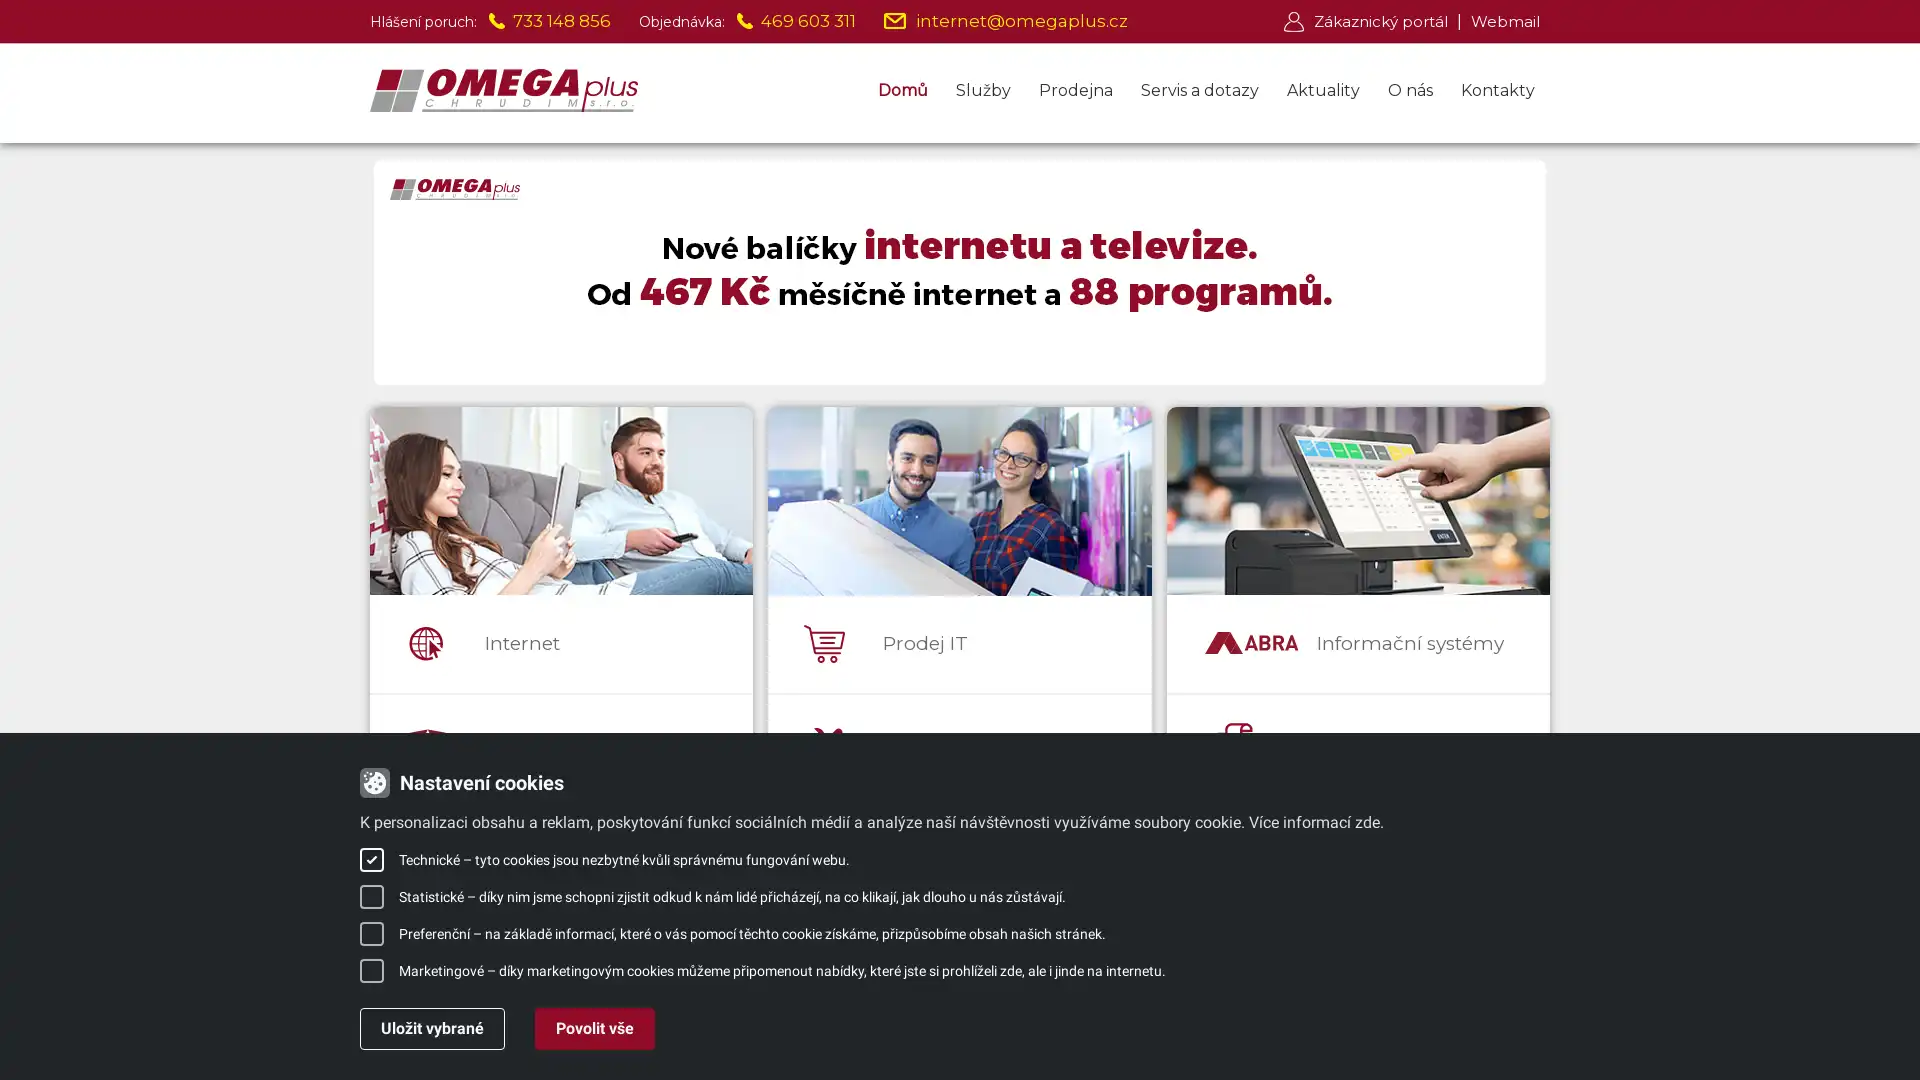 The height and width of the screenshot is (1080, 1920). I want to click on Povolit vse, so click(594, 1029).